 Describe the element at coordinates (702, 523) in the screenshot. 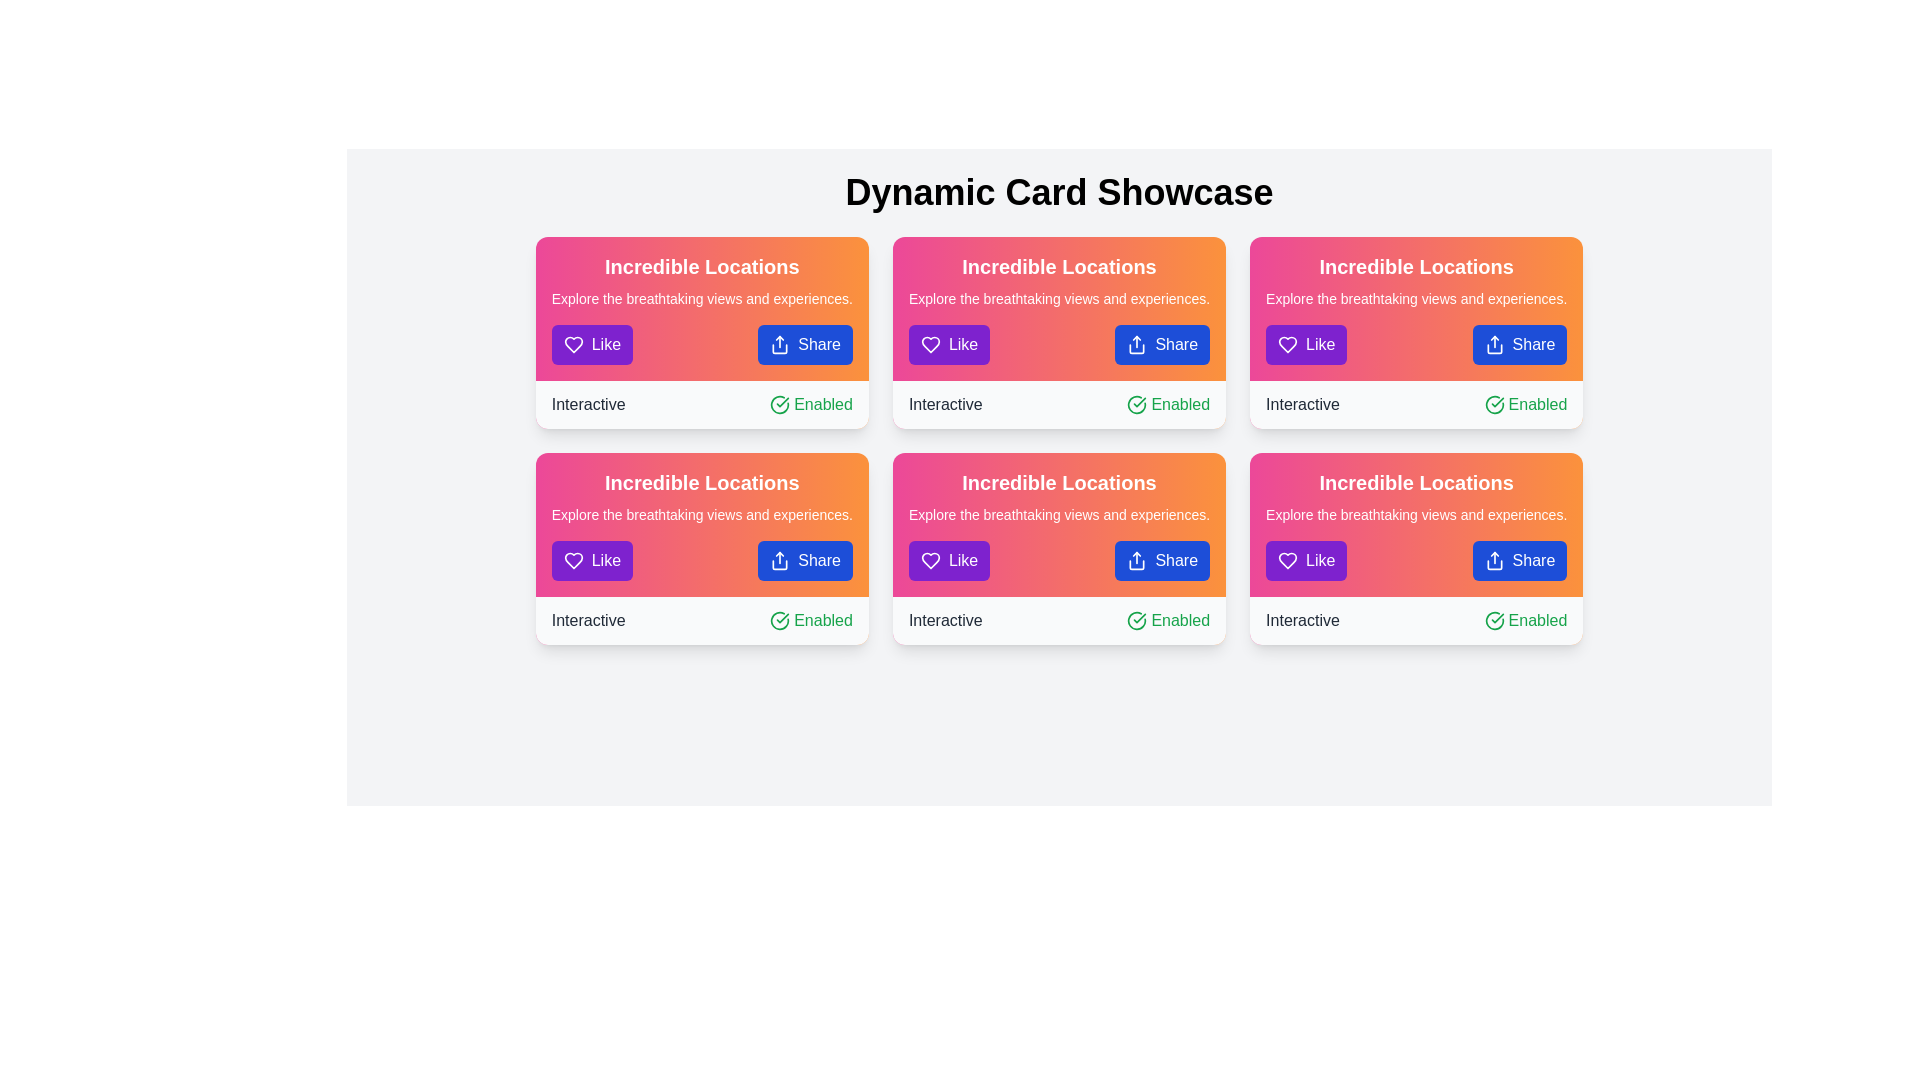

I see `the 'Incredible Locations' card located in the second row and first column of the grid layout to focus on it` at that location.